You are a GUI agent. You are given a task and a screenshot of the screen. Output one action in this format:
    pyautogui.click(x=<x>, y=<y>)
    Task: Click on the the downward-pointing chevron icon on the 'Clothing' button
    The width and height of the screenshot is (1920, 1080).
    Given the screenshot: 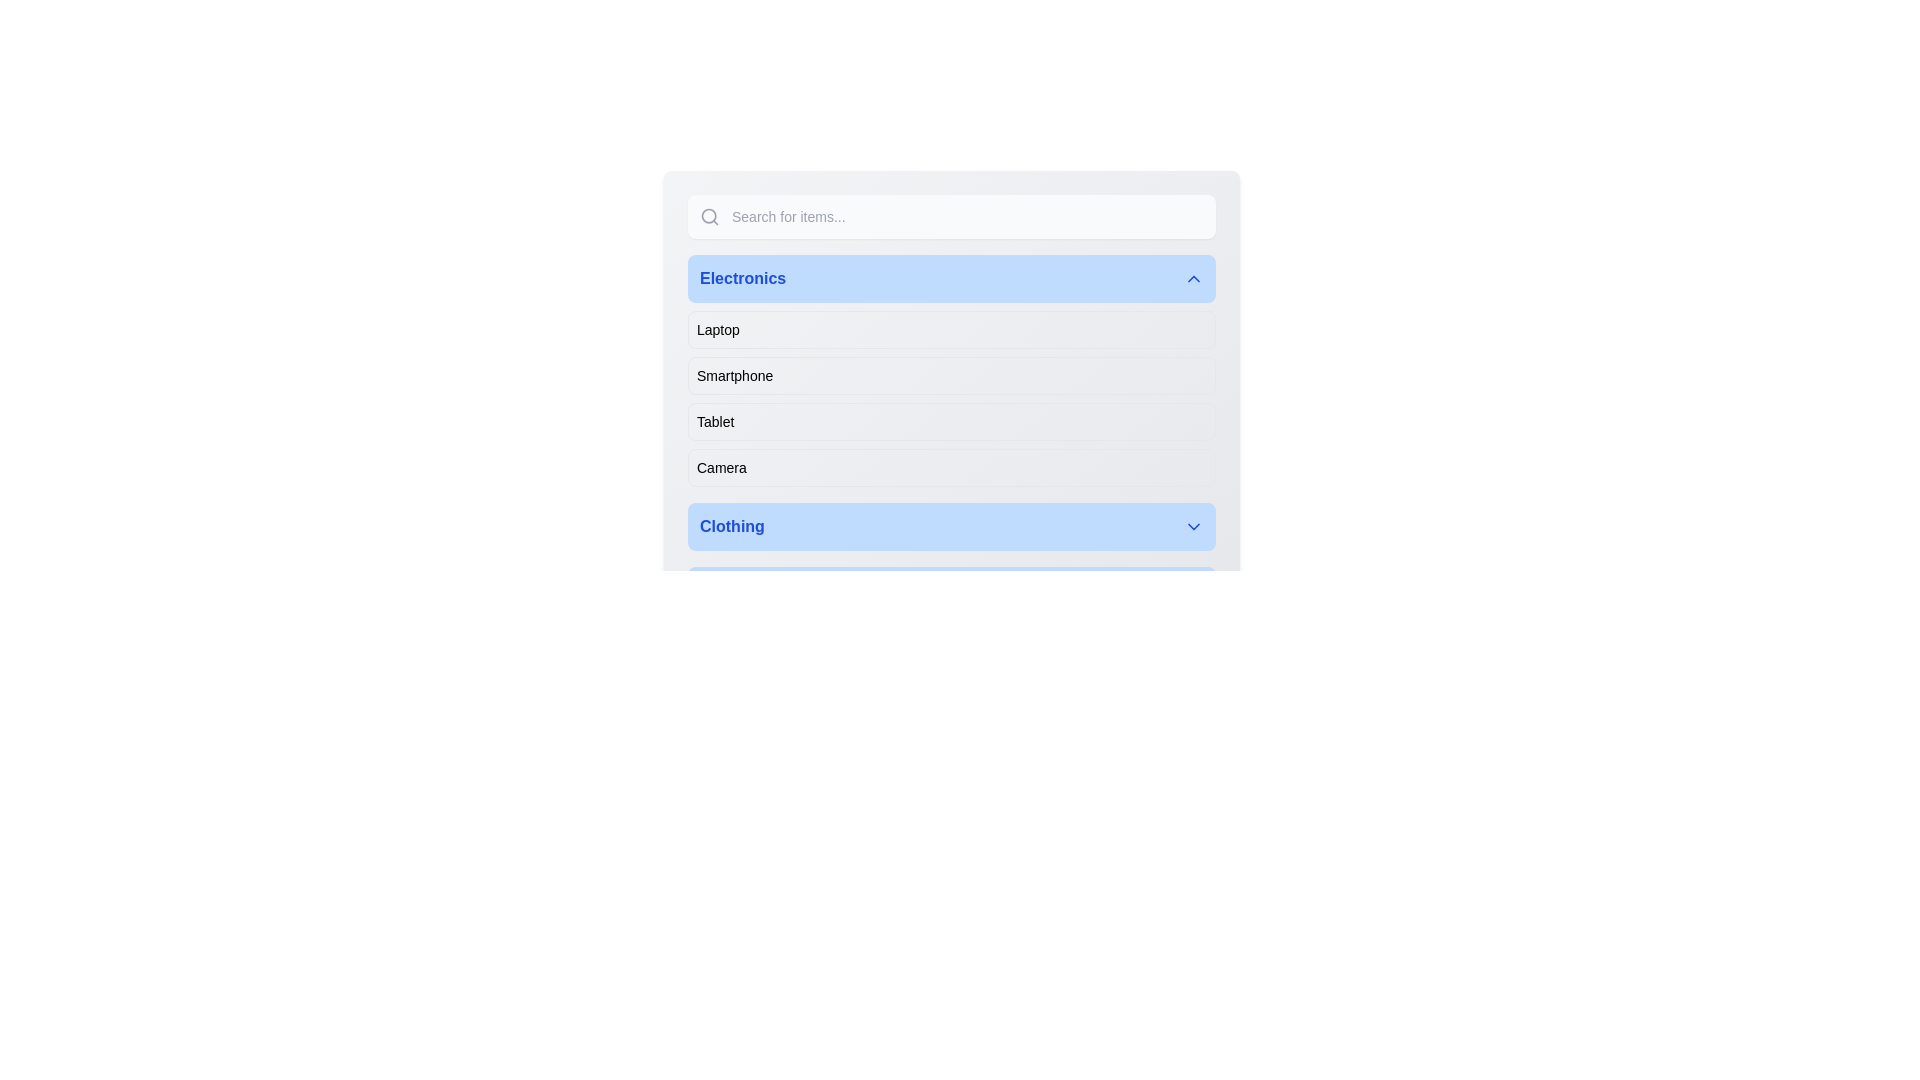 What is the action you would take?
    pyautogui.click(x=1194, y=526)
    